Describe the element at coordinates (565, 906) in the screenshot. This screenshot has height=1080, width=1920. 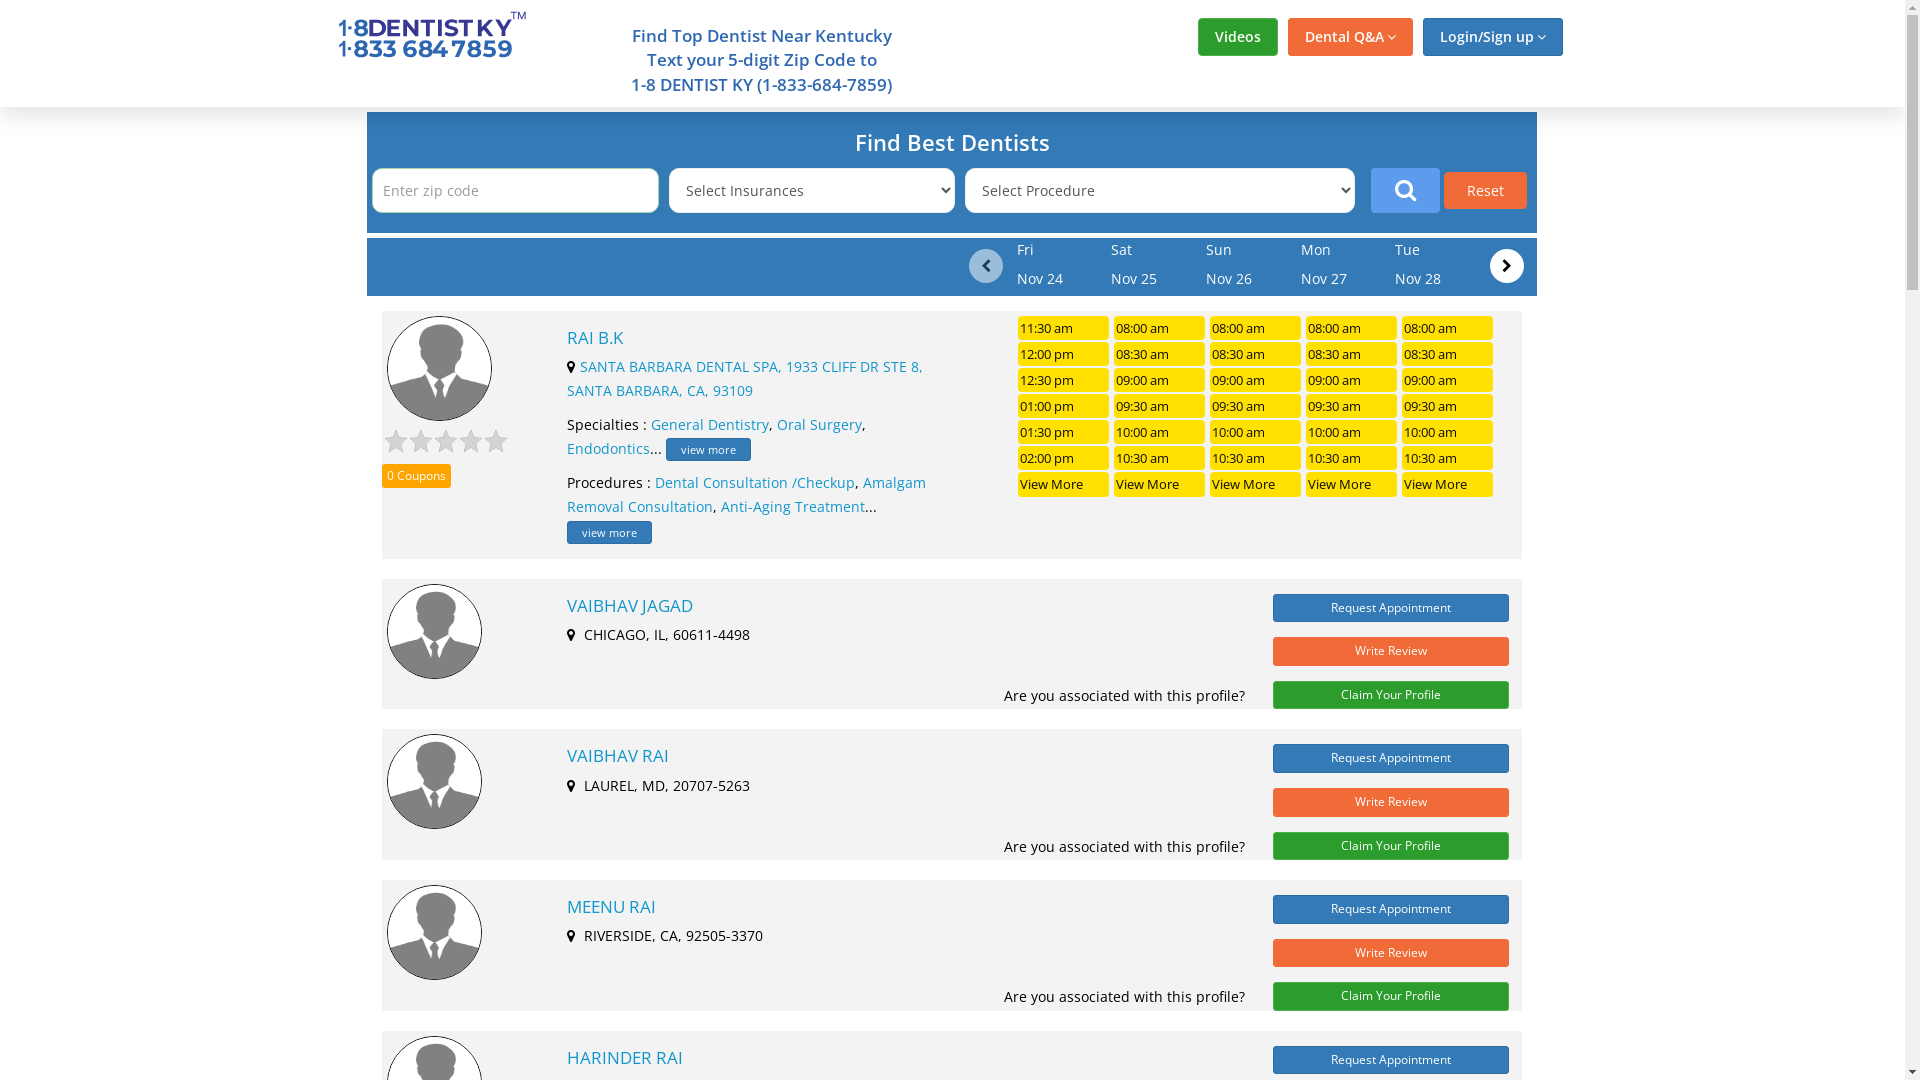
I see `'MEENU RAI'` at that location.